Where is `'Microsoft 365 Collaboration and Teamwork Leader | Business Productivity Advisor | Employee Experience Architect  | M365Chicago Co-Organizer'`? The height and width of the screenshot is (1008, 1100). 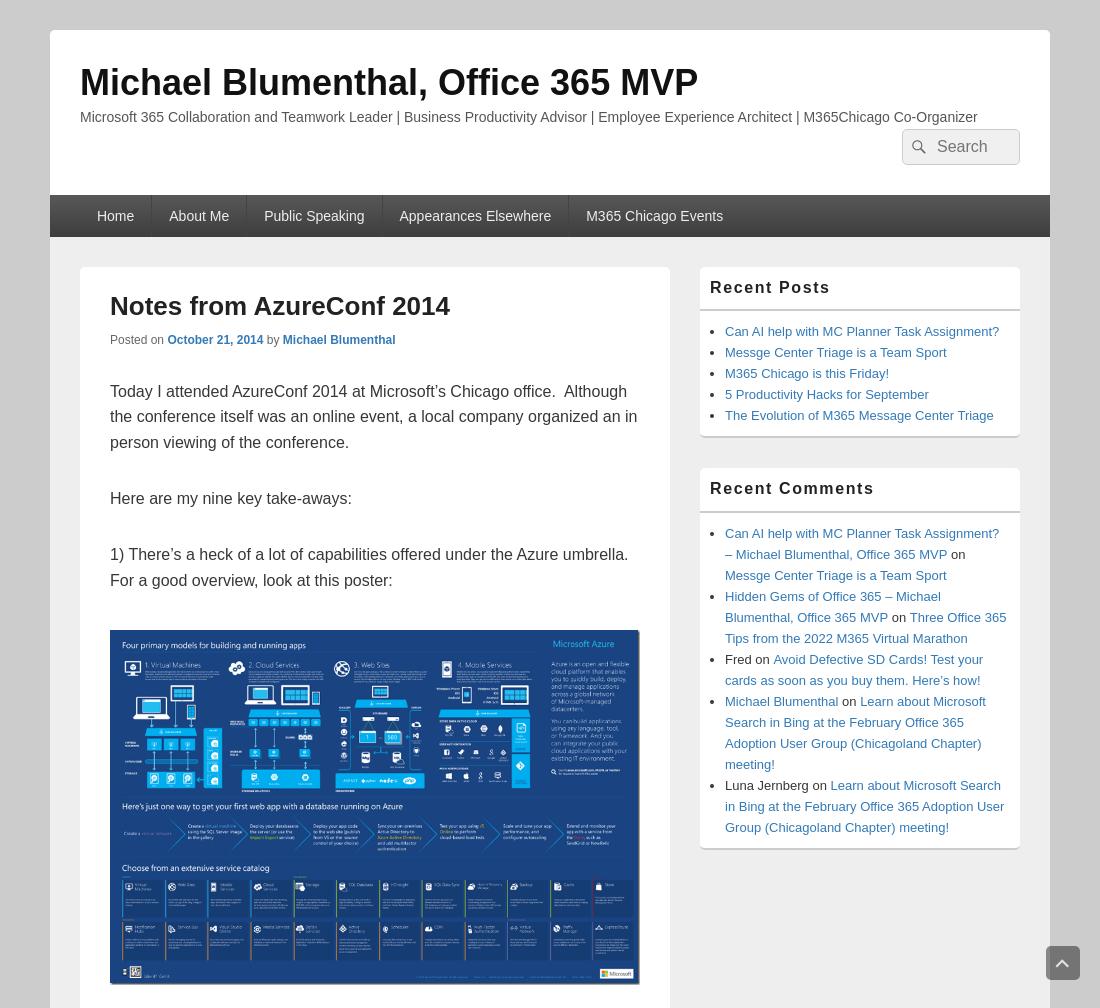 'Microsoft 365 Collaboration and Teamwork Leader | Business Productivity Advisor | Employee Experience Architect  | M365Chicago Co-Organizer' is located at coordinates (79, 117).